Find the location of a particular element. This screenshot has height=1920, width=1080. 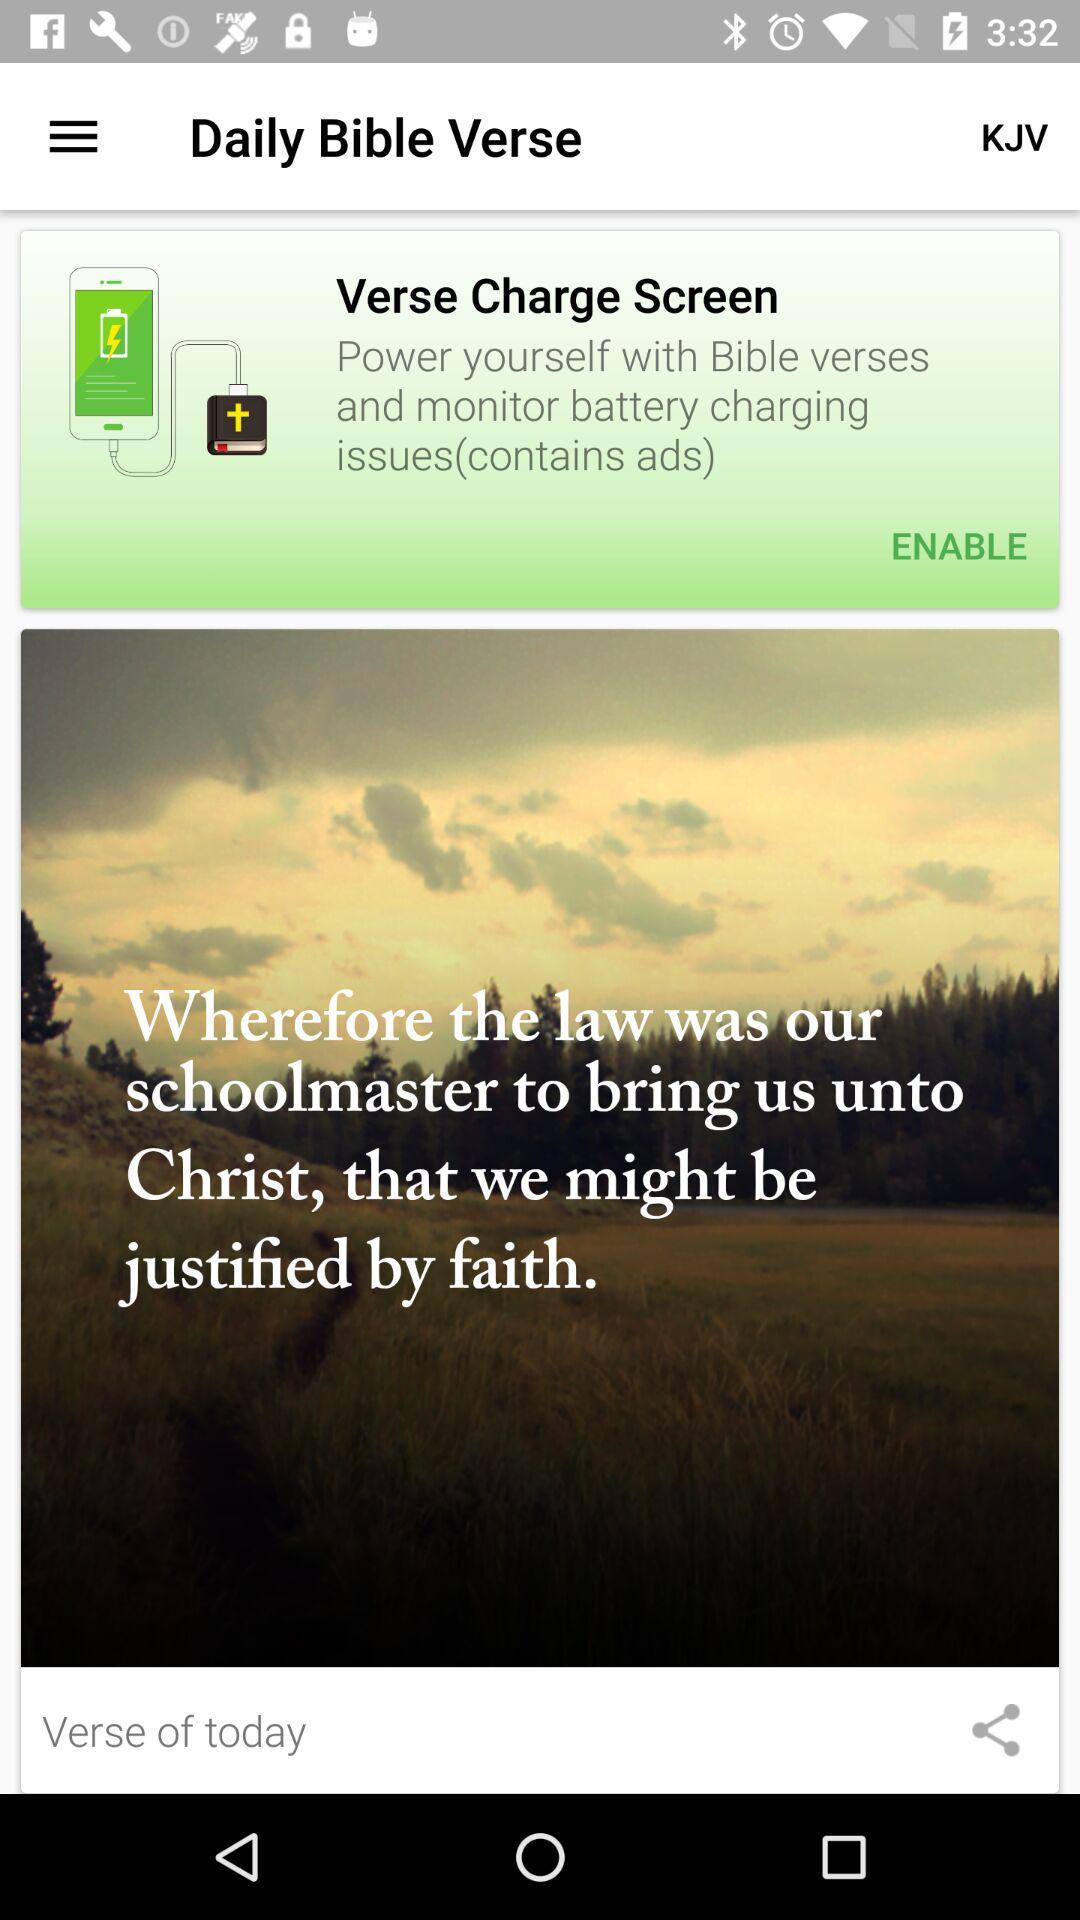

app next to the daily bible verse app is located at coordinates (1014, 135).